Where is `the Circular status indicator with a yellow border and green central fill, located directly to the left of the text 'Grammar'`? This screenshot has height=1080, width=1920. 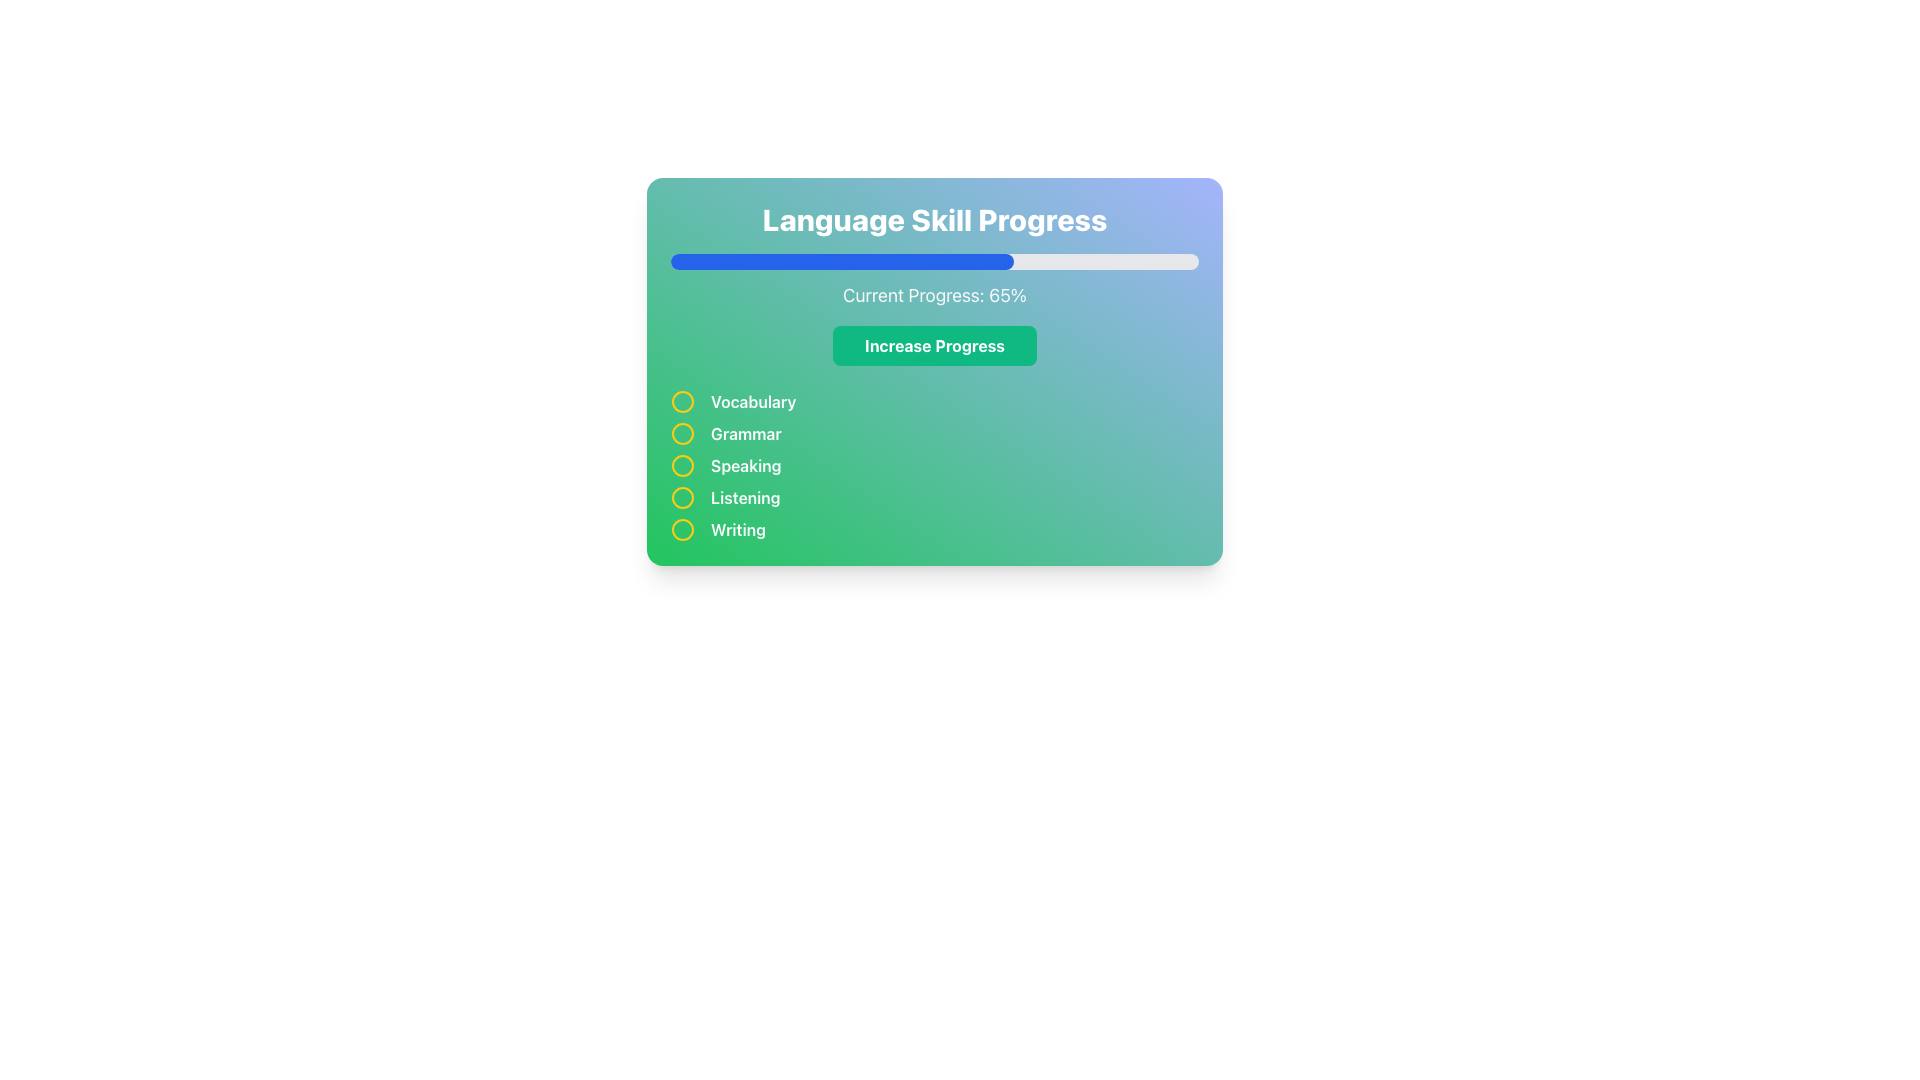
the Circular status indicator with a yellow border and green central fill, located directly to the left of the text 'Grammar' is located at coordinates (682, 433).